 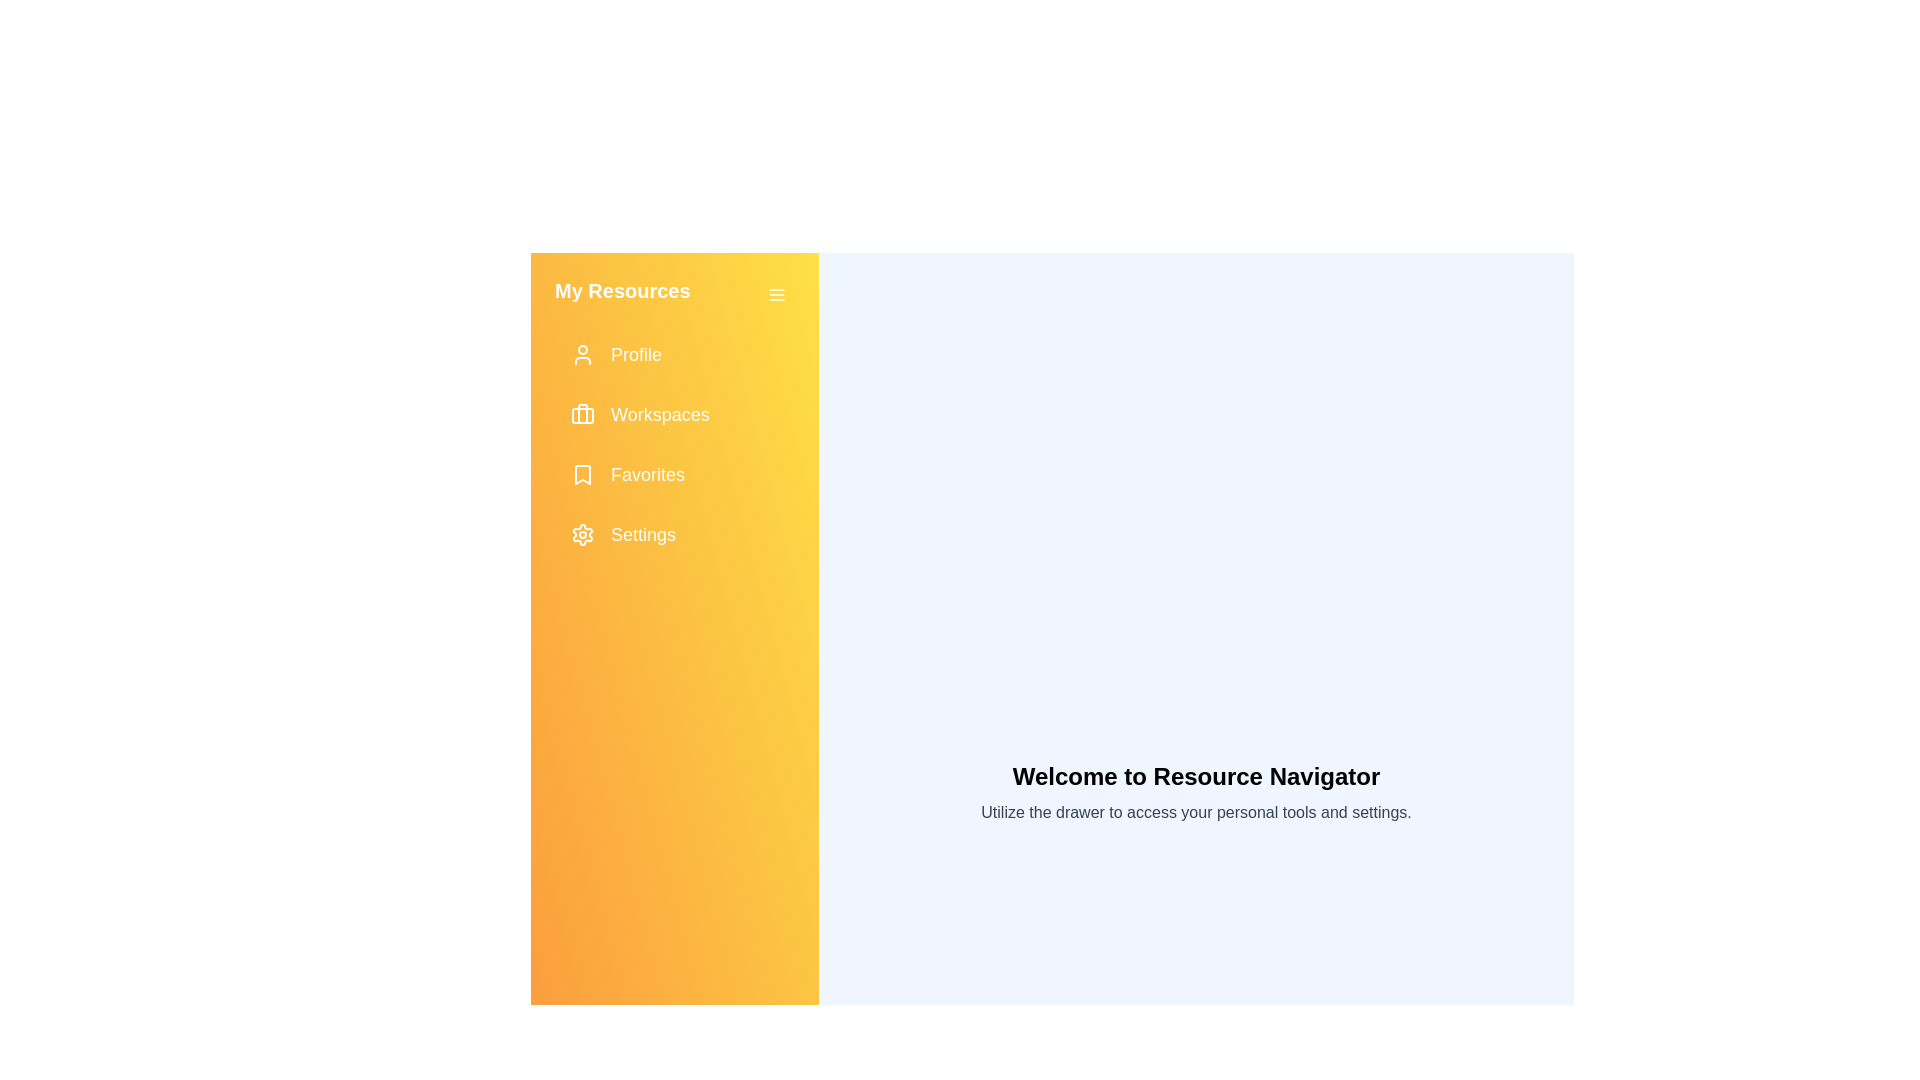 I want to click on toggle button to close the navigation drawer, so click(x=776, y=294).